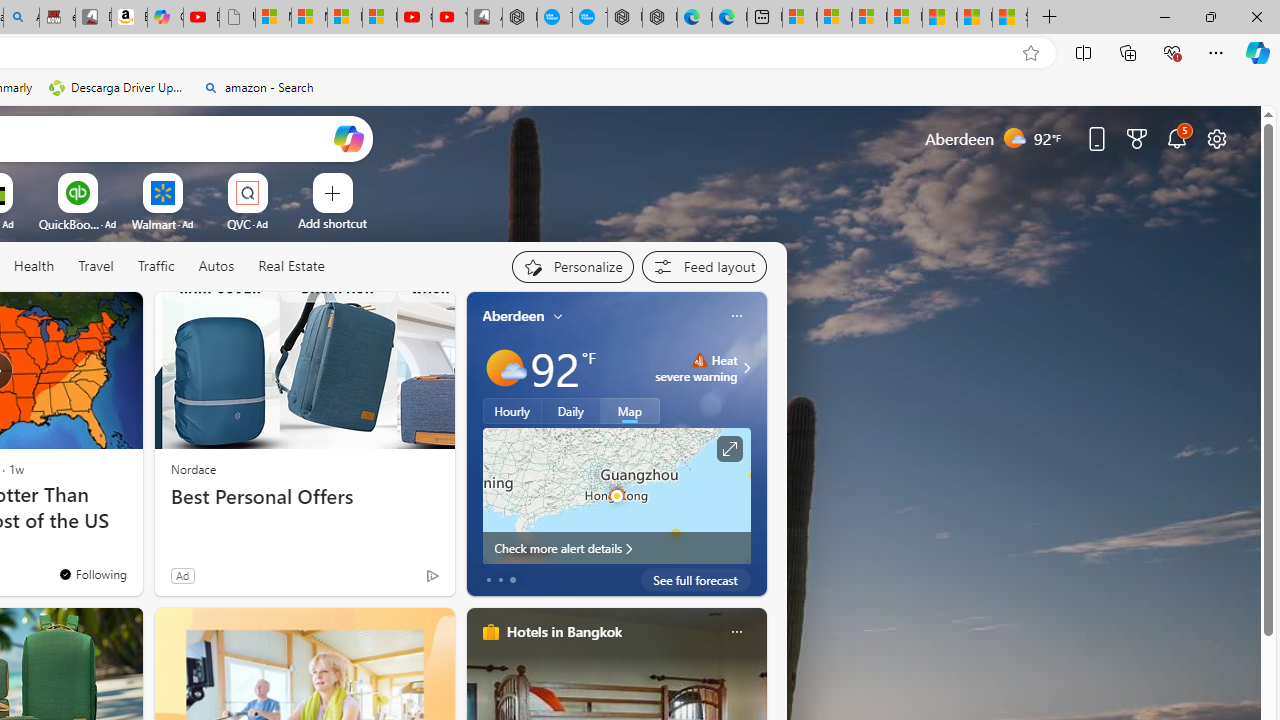  I want to click on 'Minimize', so click(1164, 16).